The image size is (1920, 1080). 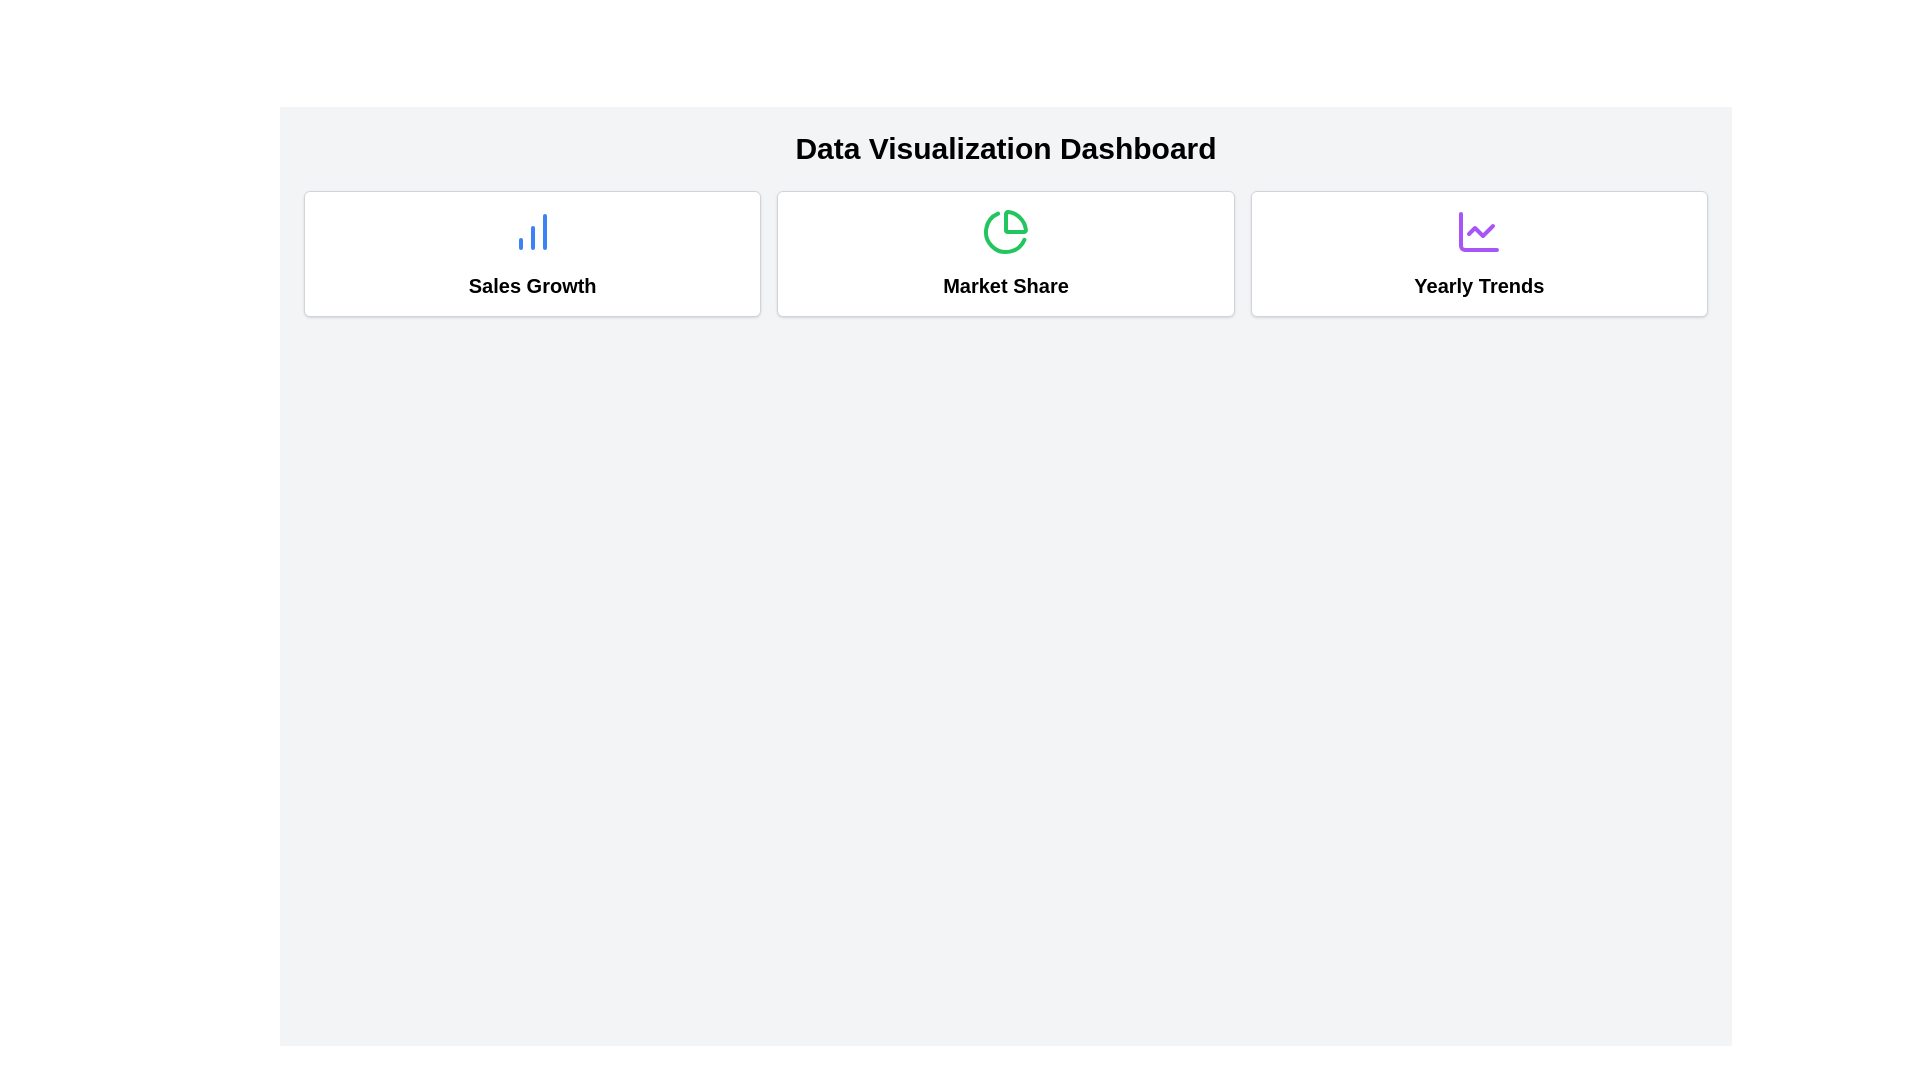 I want to click on the clickable card labeled 'Sales Growth', which features a blue bar chart icon at the top and bold text centered below it, so click(x=532, y=253).